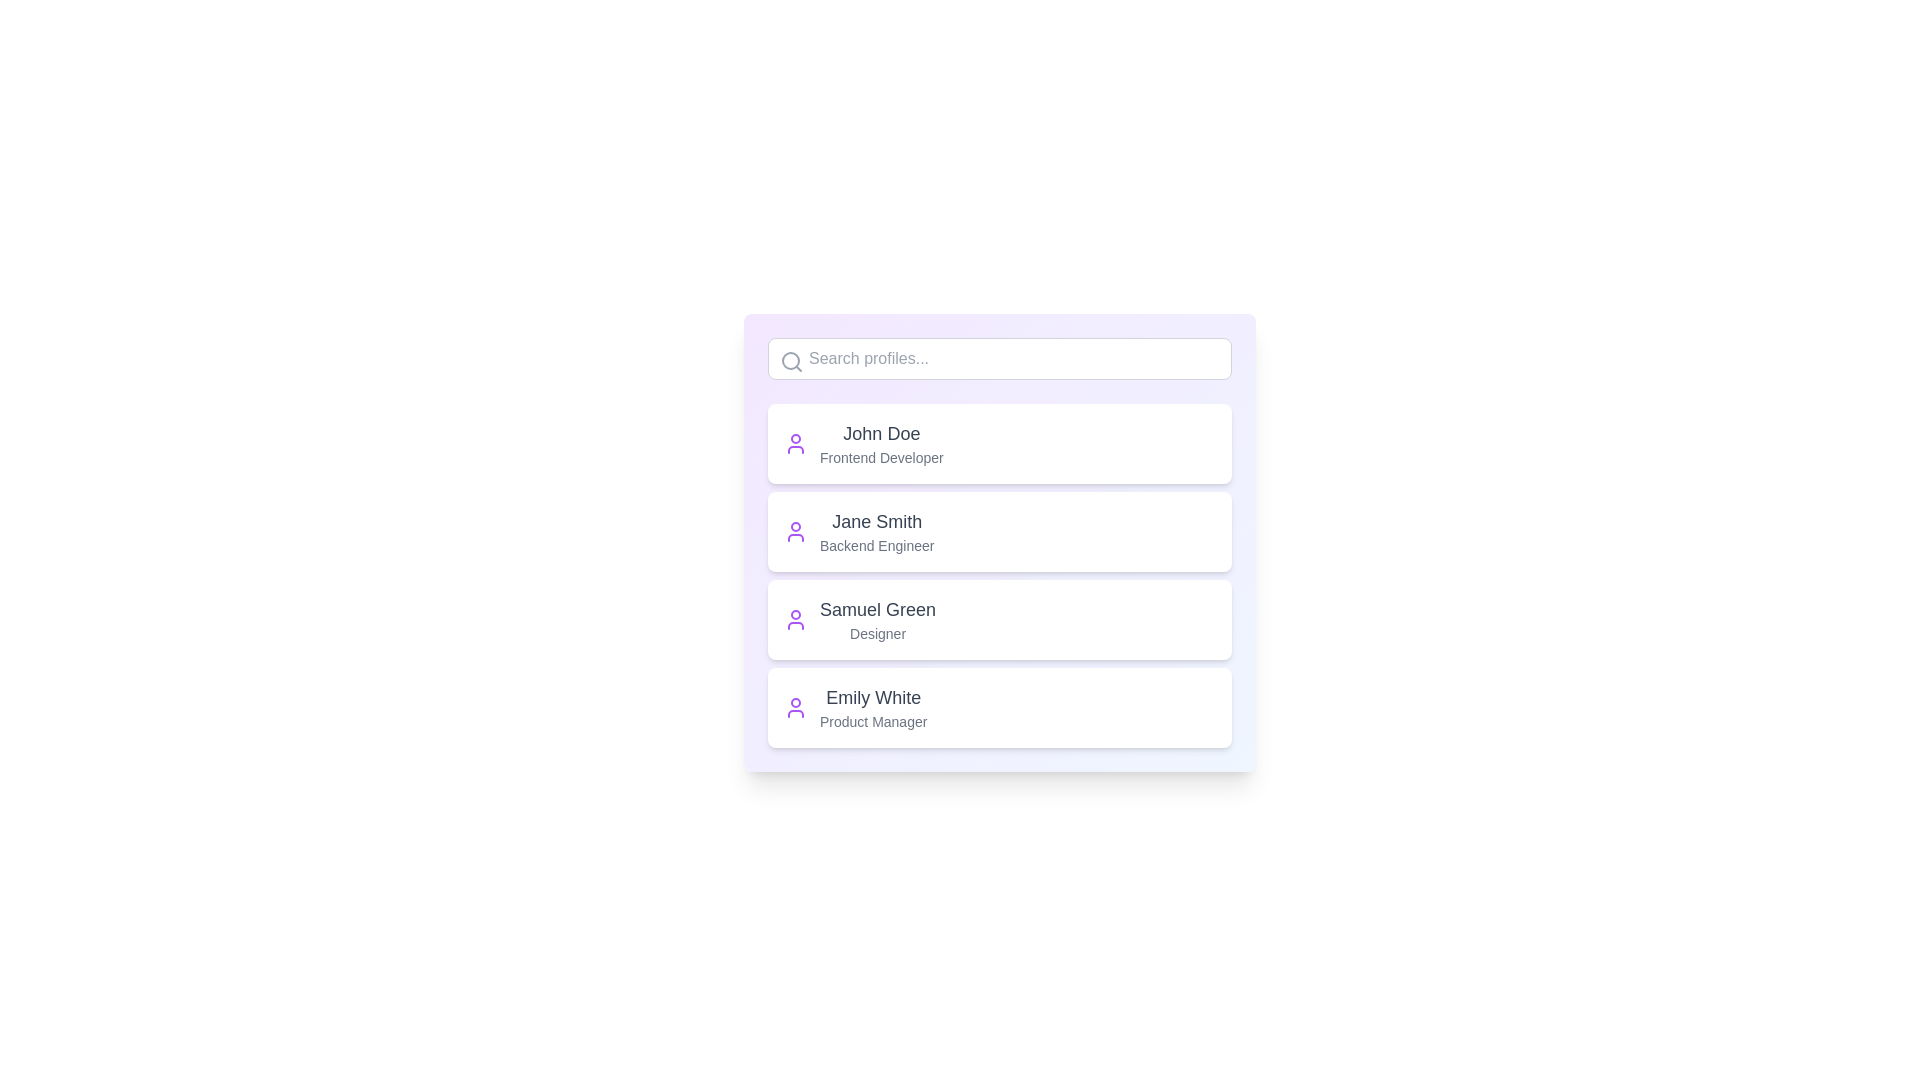 The image size is (1920, 1080). What do you see at coordinates (999, 543) in the screenshot?
I see `the second list item with a purple-to-blue gradient background` at bounding box center [999, 543].